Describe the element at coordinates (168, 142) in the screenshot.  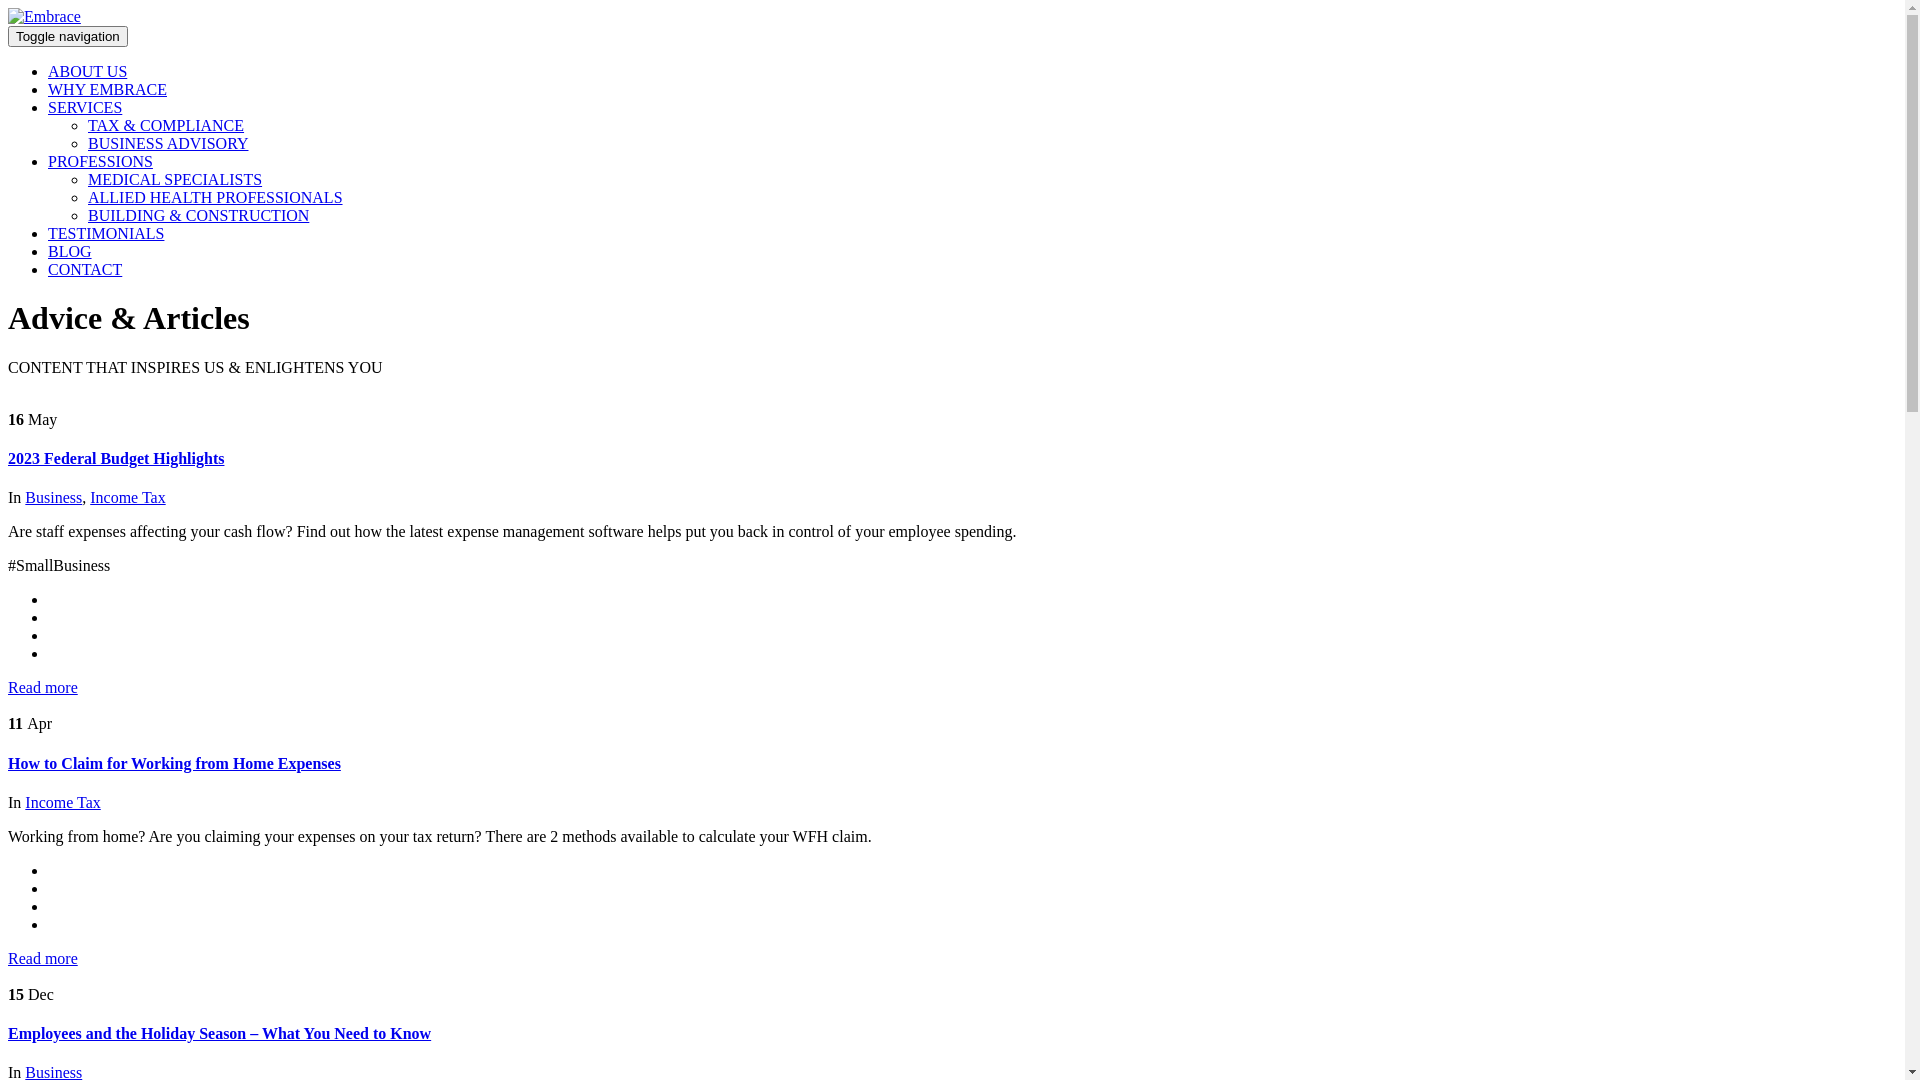
I see `'BUSINESS ADVISORY'` at that location.